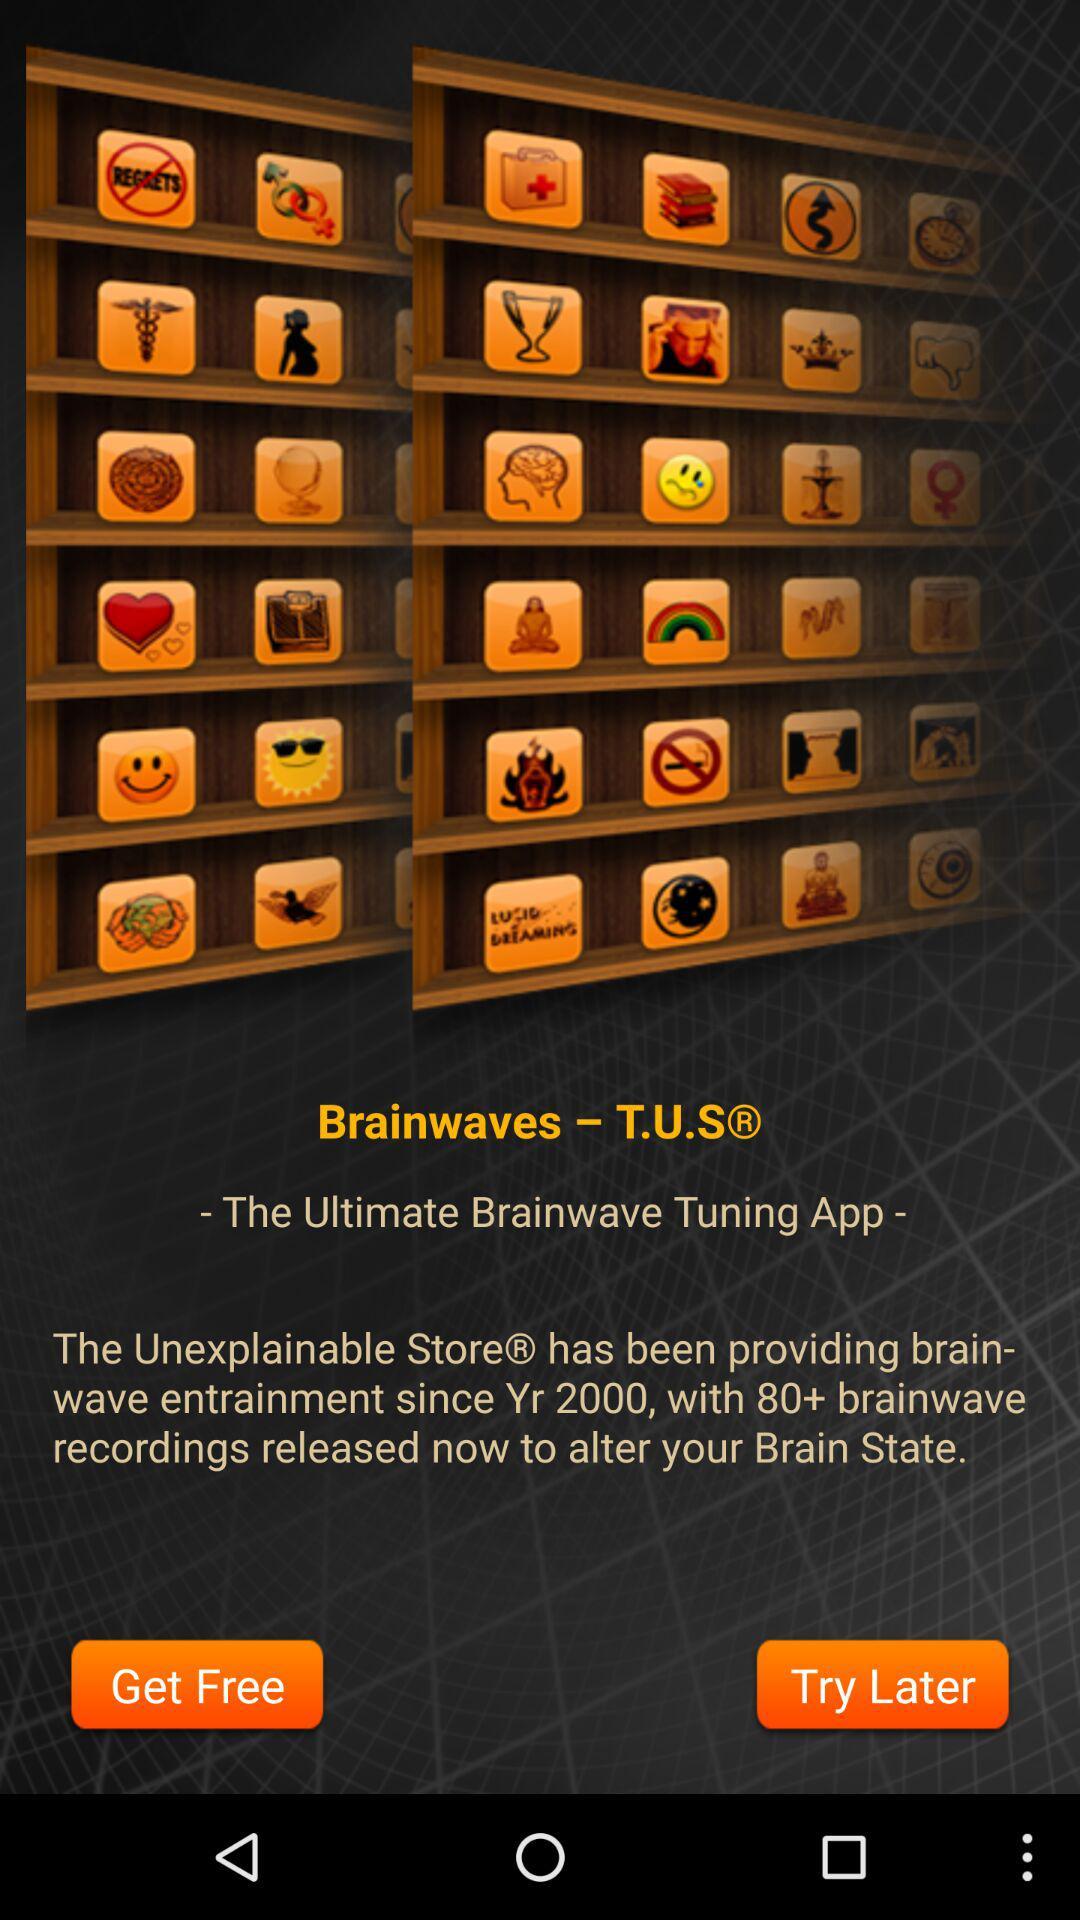 Image resolution: width=1080 pixels, height=1920 pixels. What do you see at coordinates (197, 1688) in the screenshot?
I see `item to the left of the try later icon` at bounding box center [197, 1688].